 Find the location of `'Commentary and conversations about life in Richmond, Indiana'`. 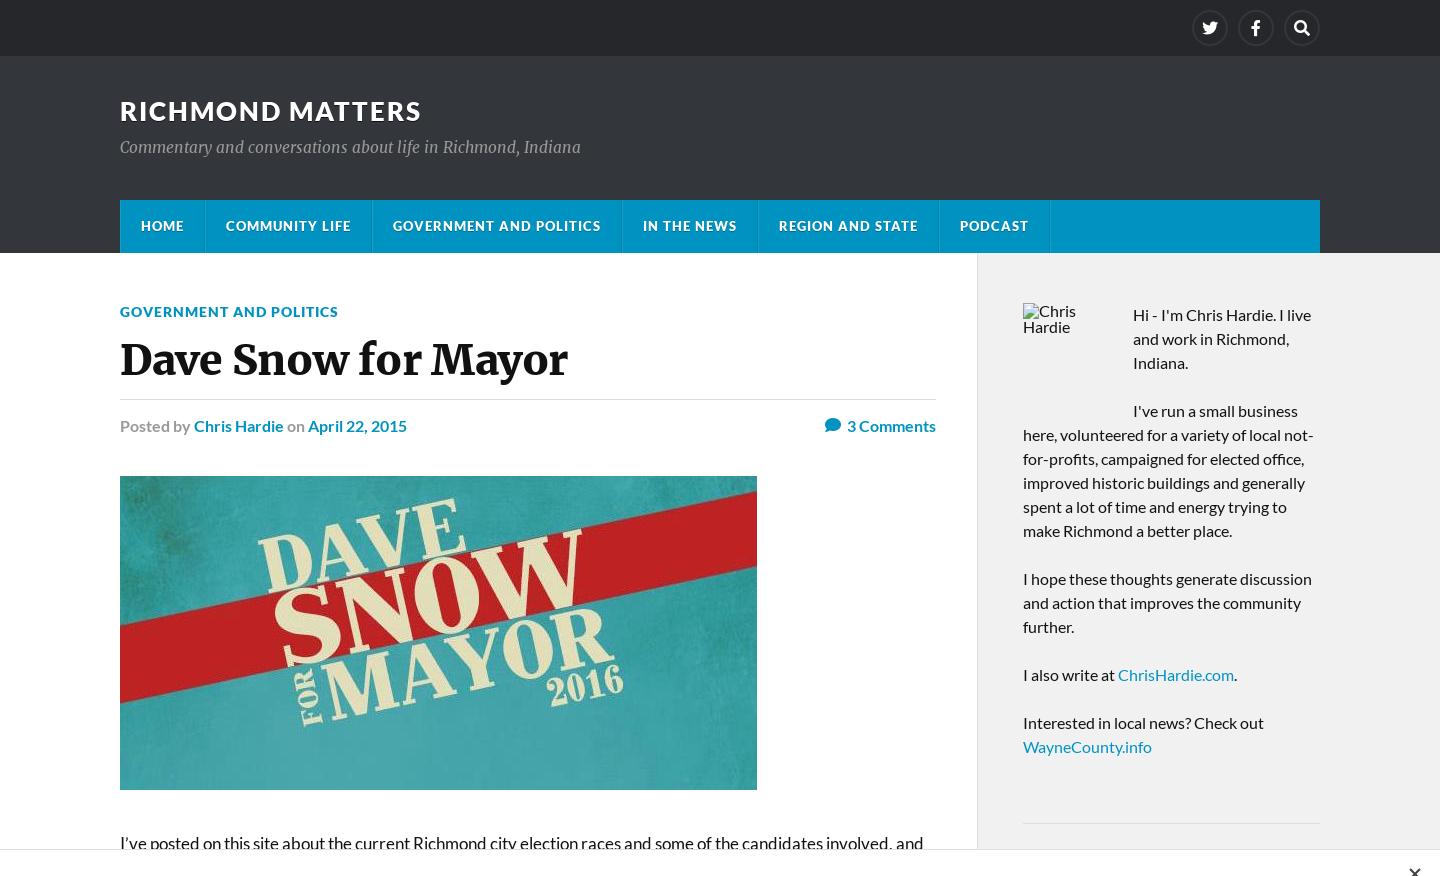

'Commentary and conversations about life in Richmond, Indiana' is located at coordinates (350, 146).